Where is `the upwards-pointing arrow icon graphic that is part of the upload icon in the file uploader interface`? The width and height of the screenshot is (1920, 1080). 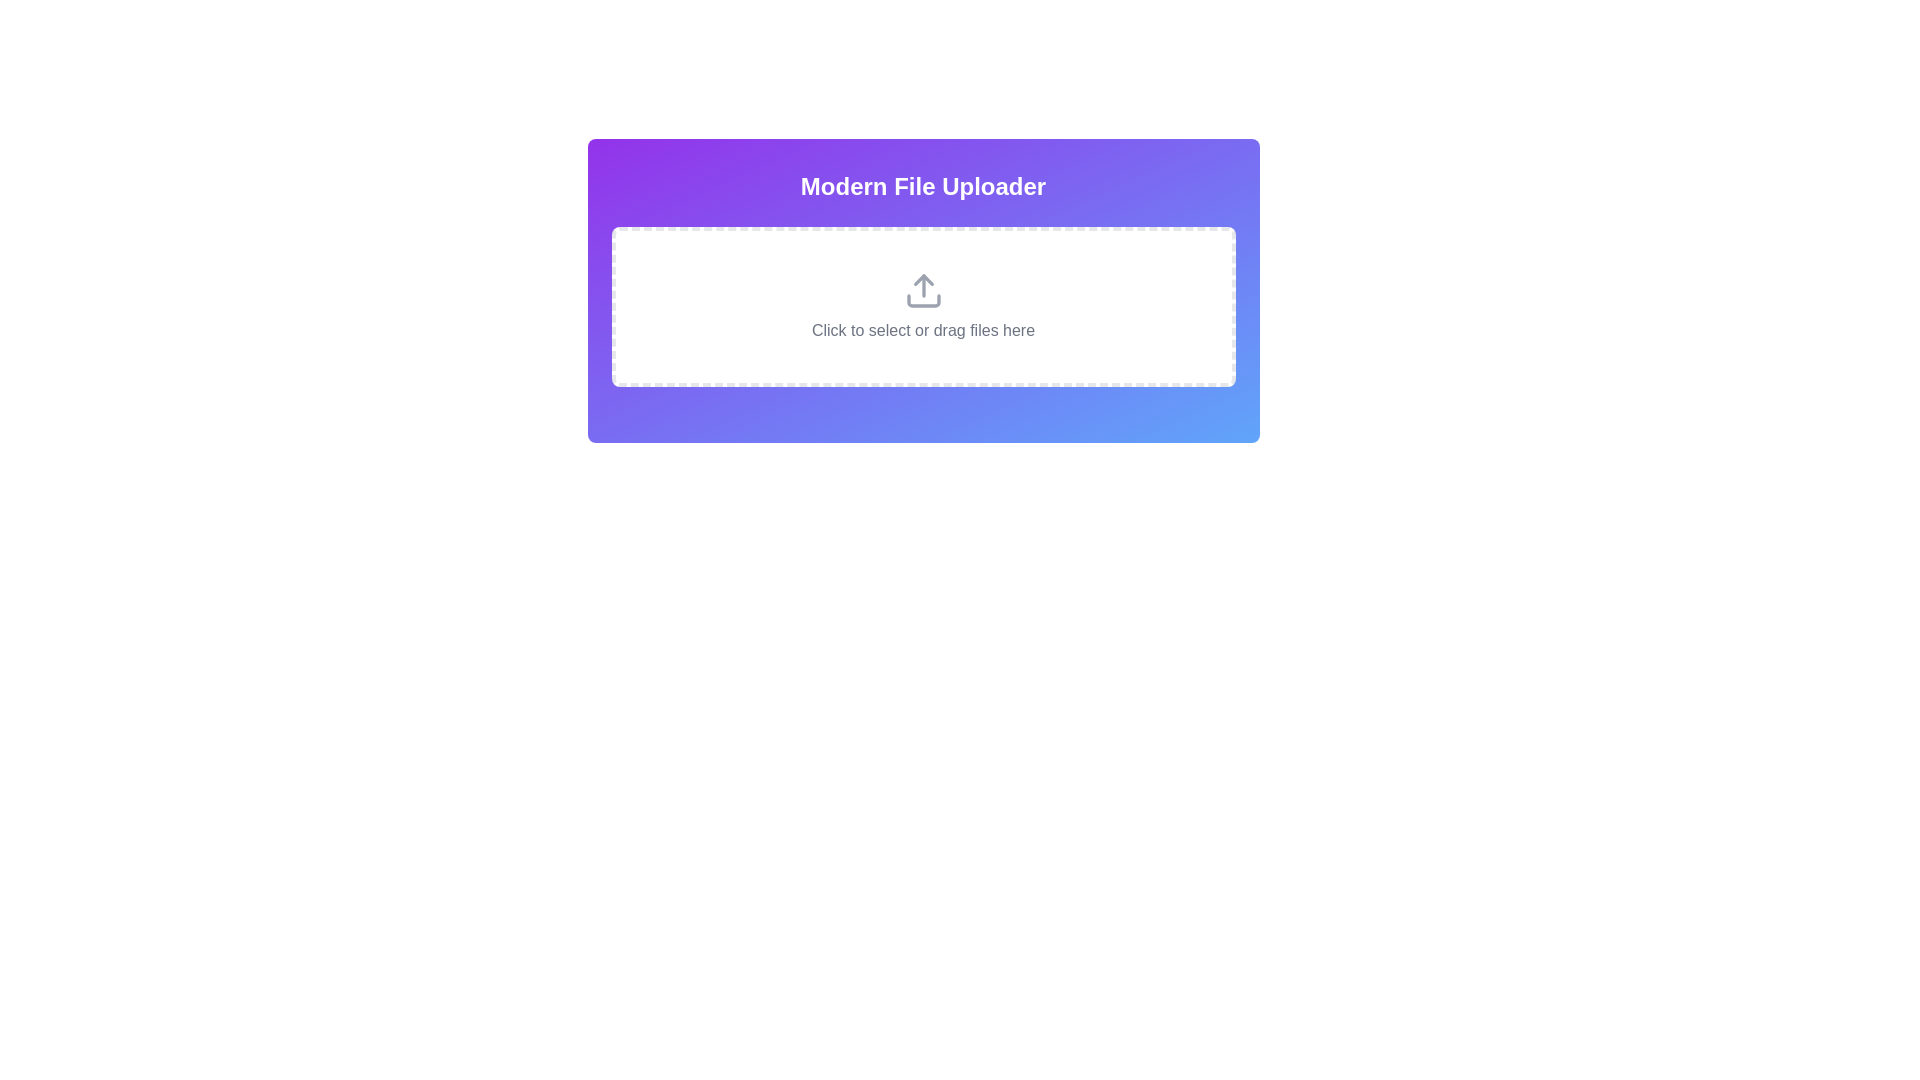
the upwards-pointing arrow icon graphic that is part of the upload icon in the file uploader interface is located at coordinates (922, 280).